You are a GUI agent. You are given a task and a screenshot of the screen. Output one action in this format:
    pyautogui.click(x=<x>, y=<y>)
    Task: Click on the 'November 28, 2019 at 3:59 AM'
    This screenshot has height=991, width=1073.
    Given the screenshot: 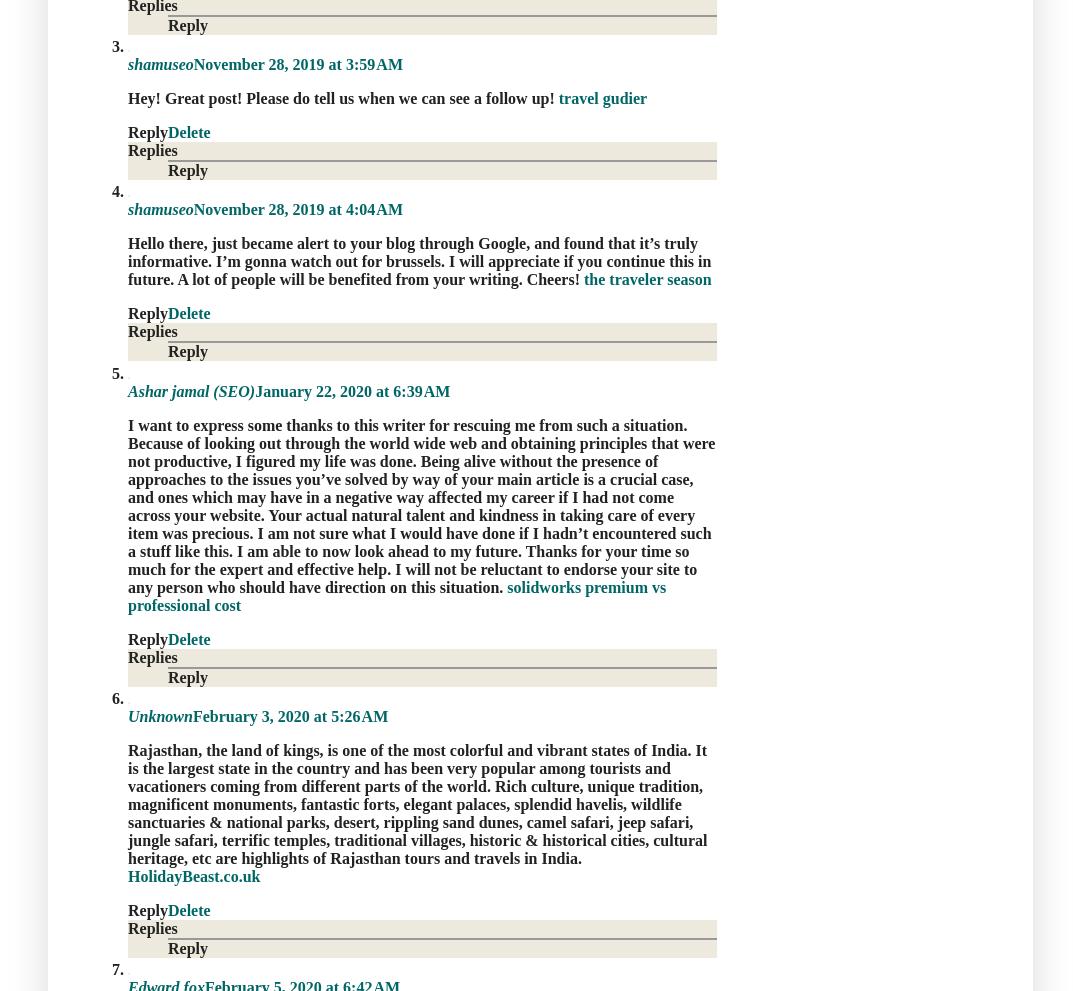 What is the action you would take?
    pyautogui.click(x=296, y=64)
    